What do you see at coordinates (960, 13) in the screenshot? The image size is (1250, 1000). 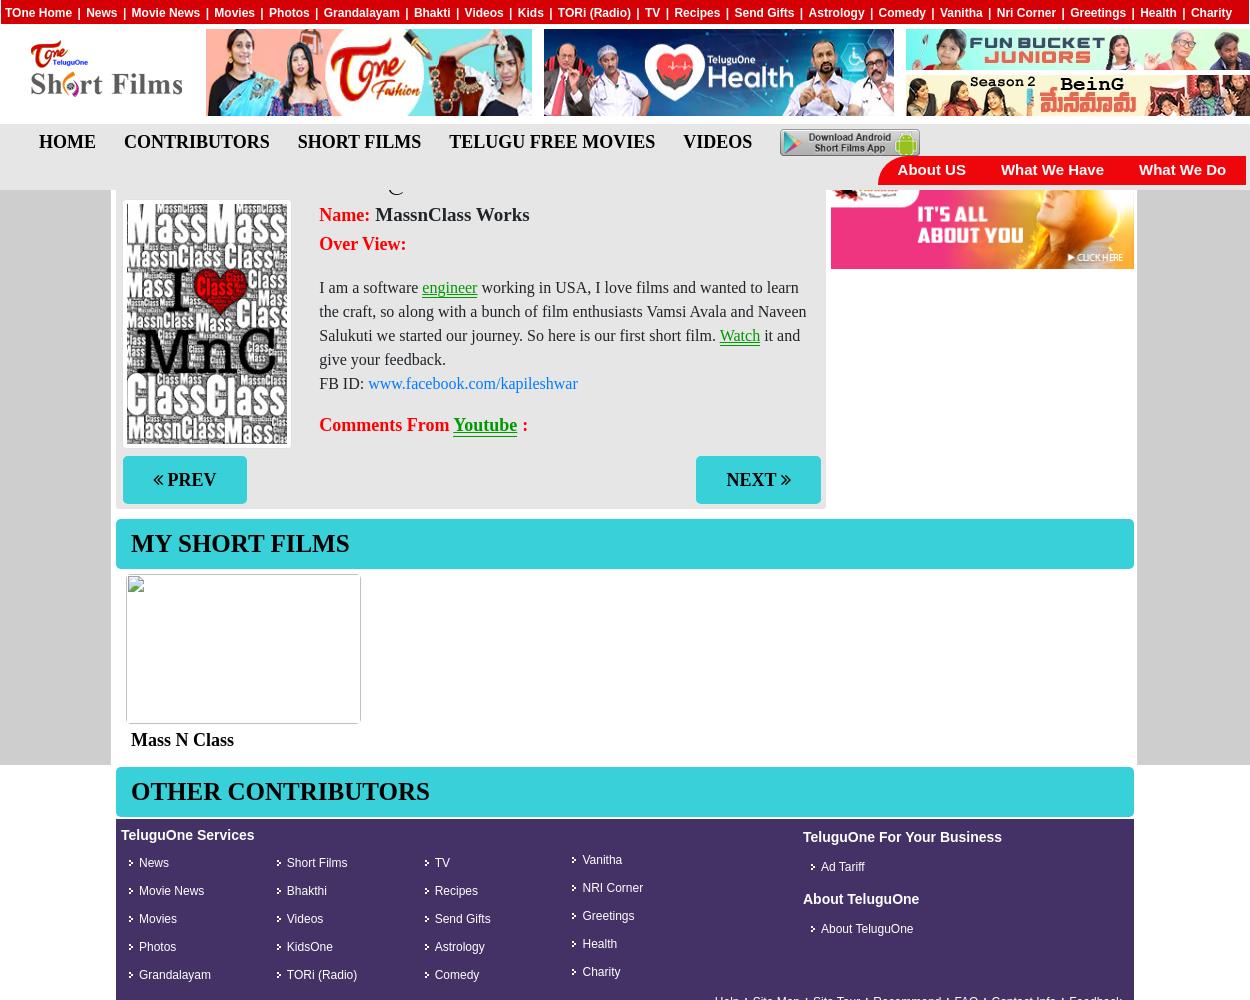 I see `'Vanitha'` at bounding box center [960, 13].